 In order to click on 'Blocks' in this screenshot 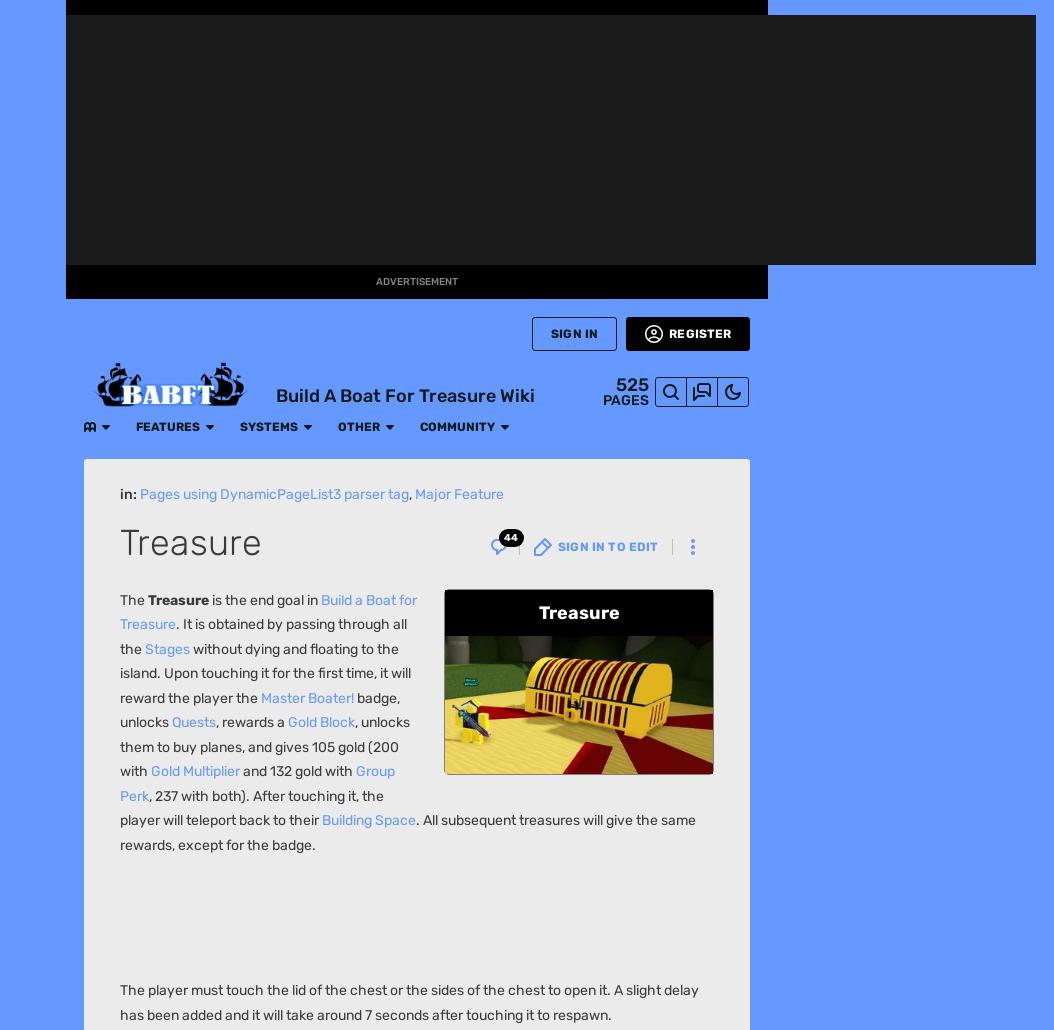, I will do `click(217, 318)`.